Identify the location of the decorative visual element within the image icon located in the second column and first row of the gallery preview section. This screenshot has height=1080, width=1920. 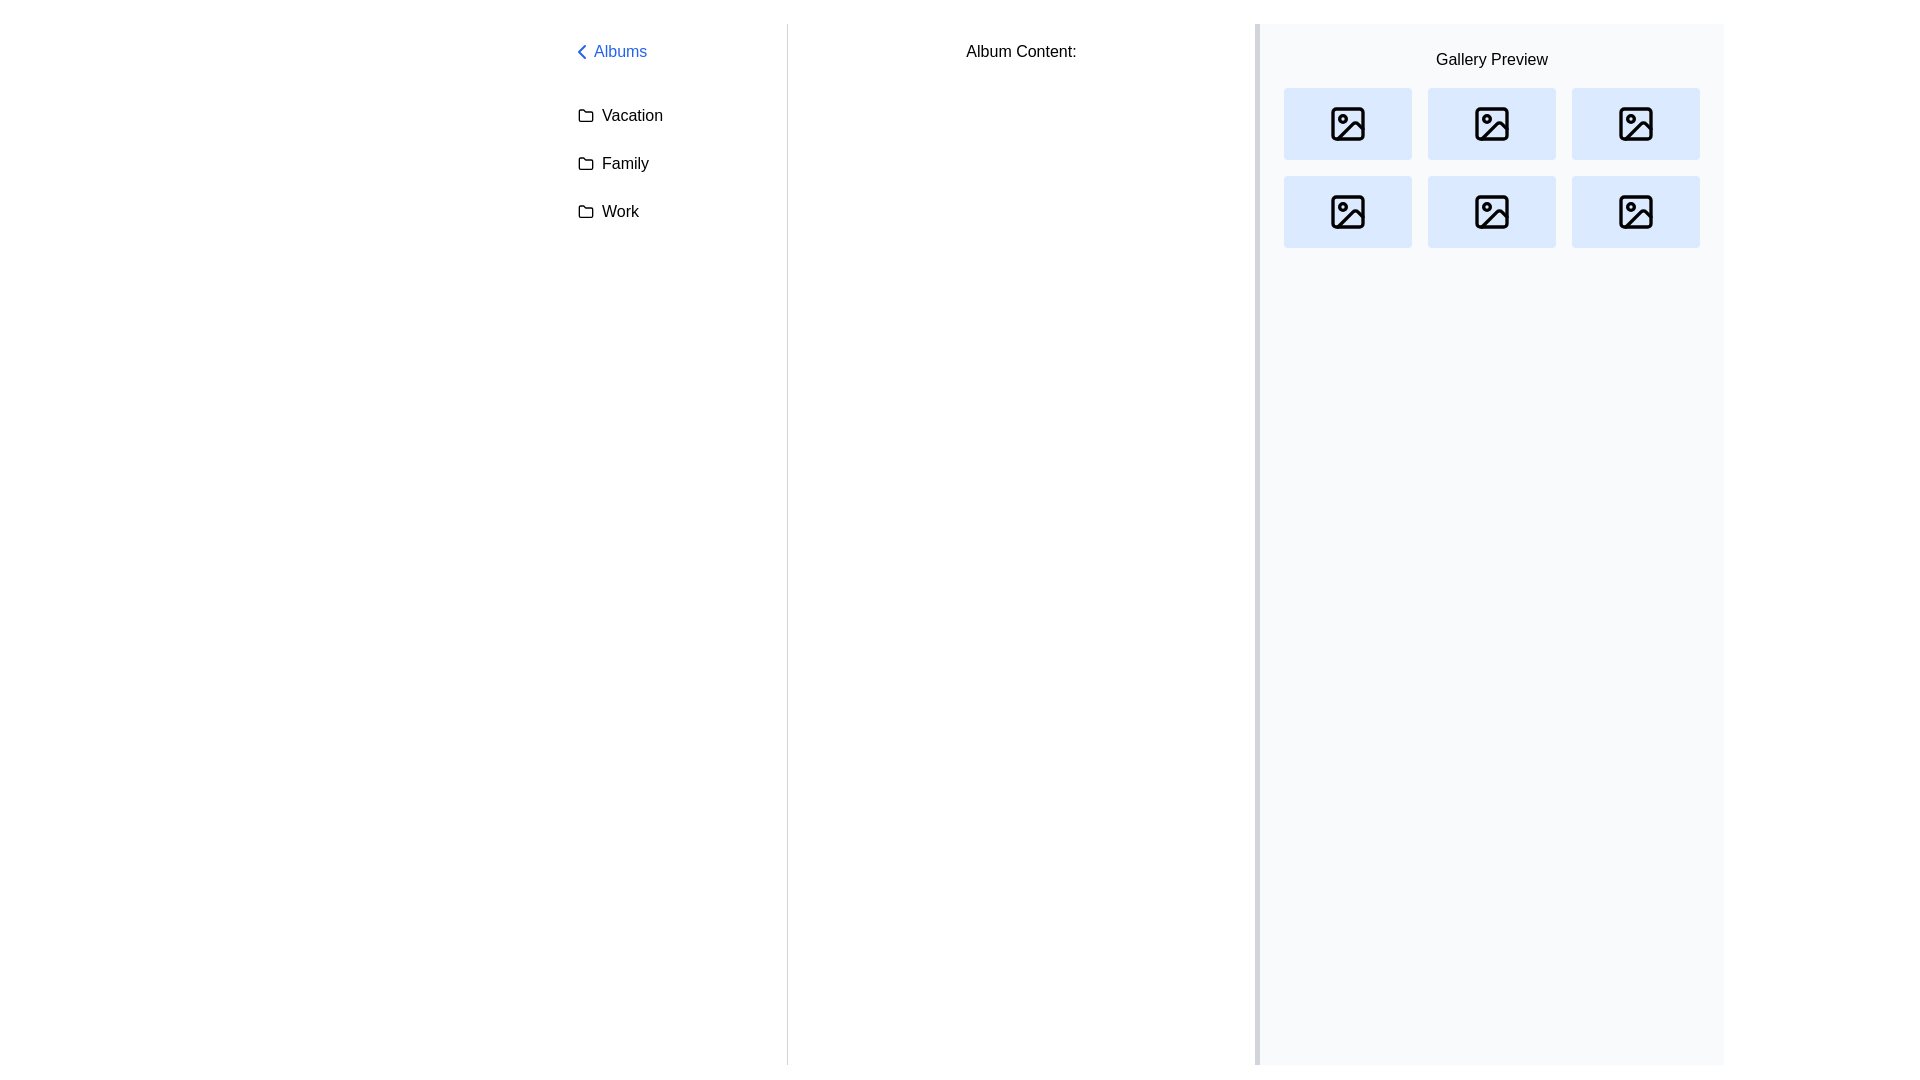
(1492, 123).